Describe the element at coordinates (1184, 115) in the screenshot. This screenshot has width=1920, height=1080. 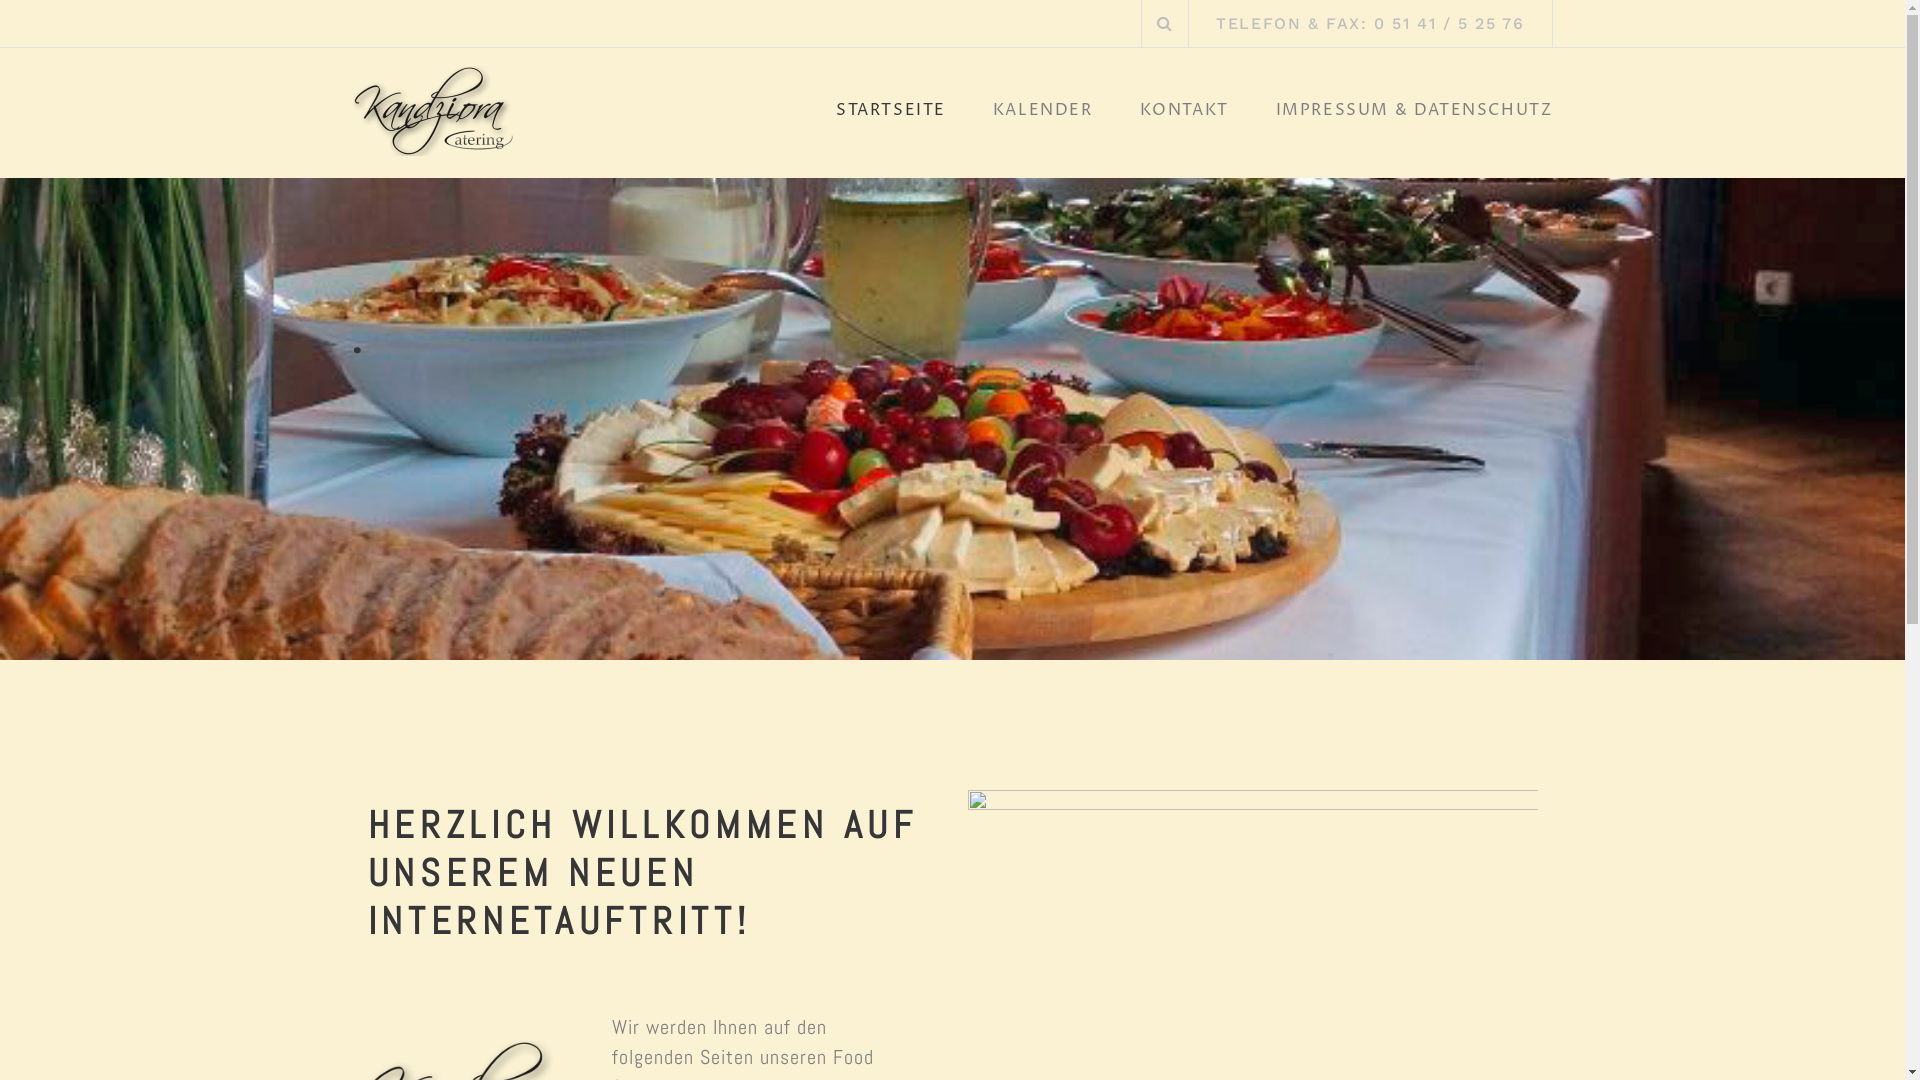
I see `'KONTAKT'` at that location.